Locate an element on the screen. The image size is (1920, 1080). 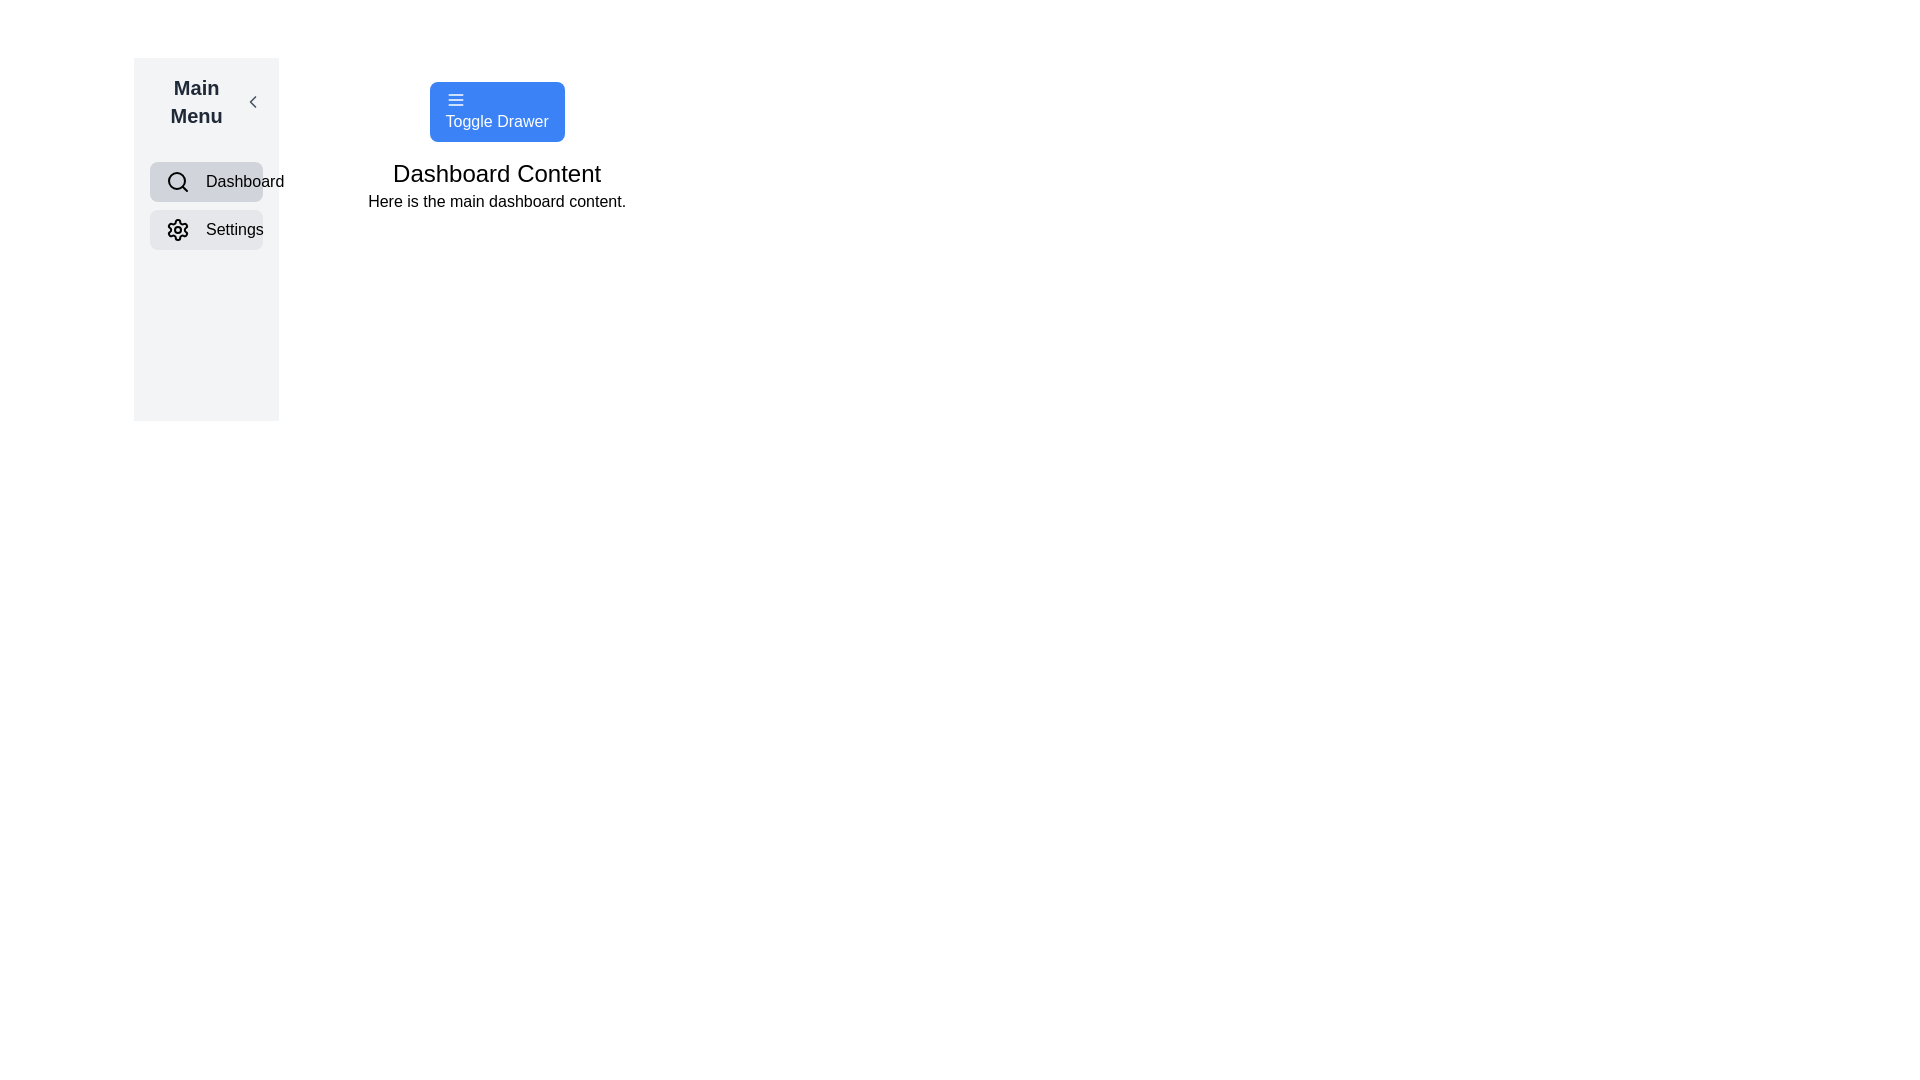
the visual indicator icon located to the left of the 'Toggle Drawer' blue rectangular button is located at coordinates (454, 100).